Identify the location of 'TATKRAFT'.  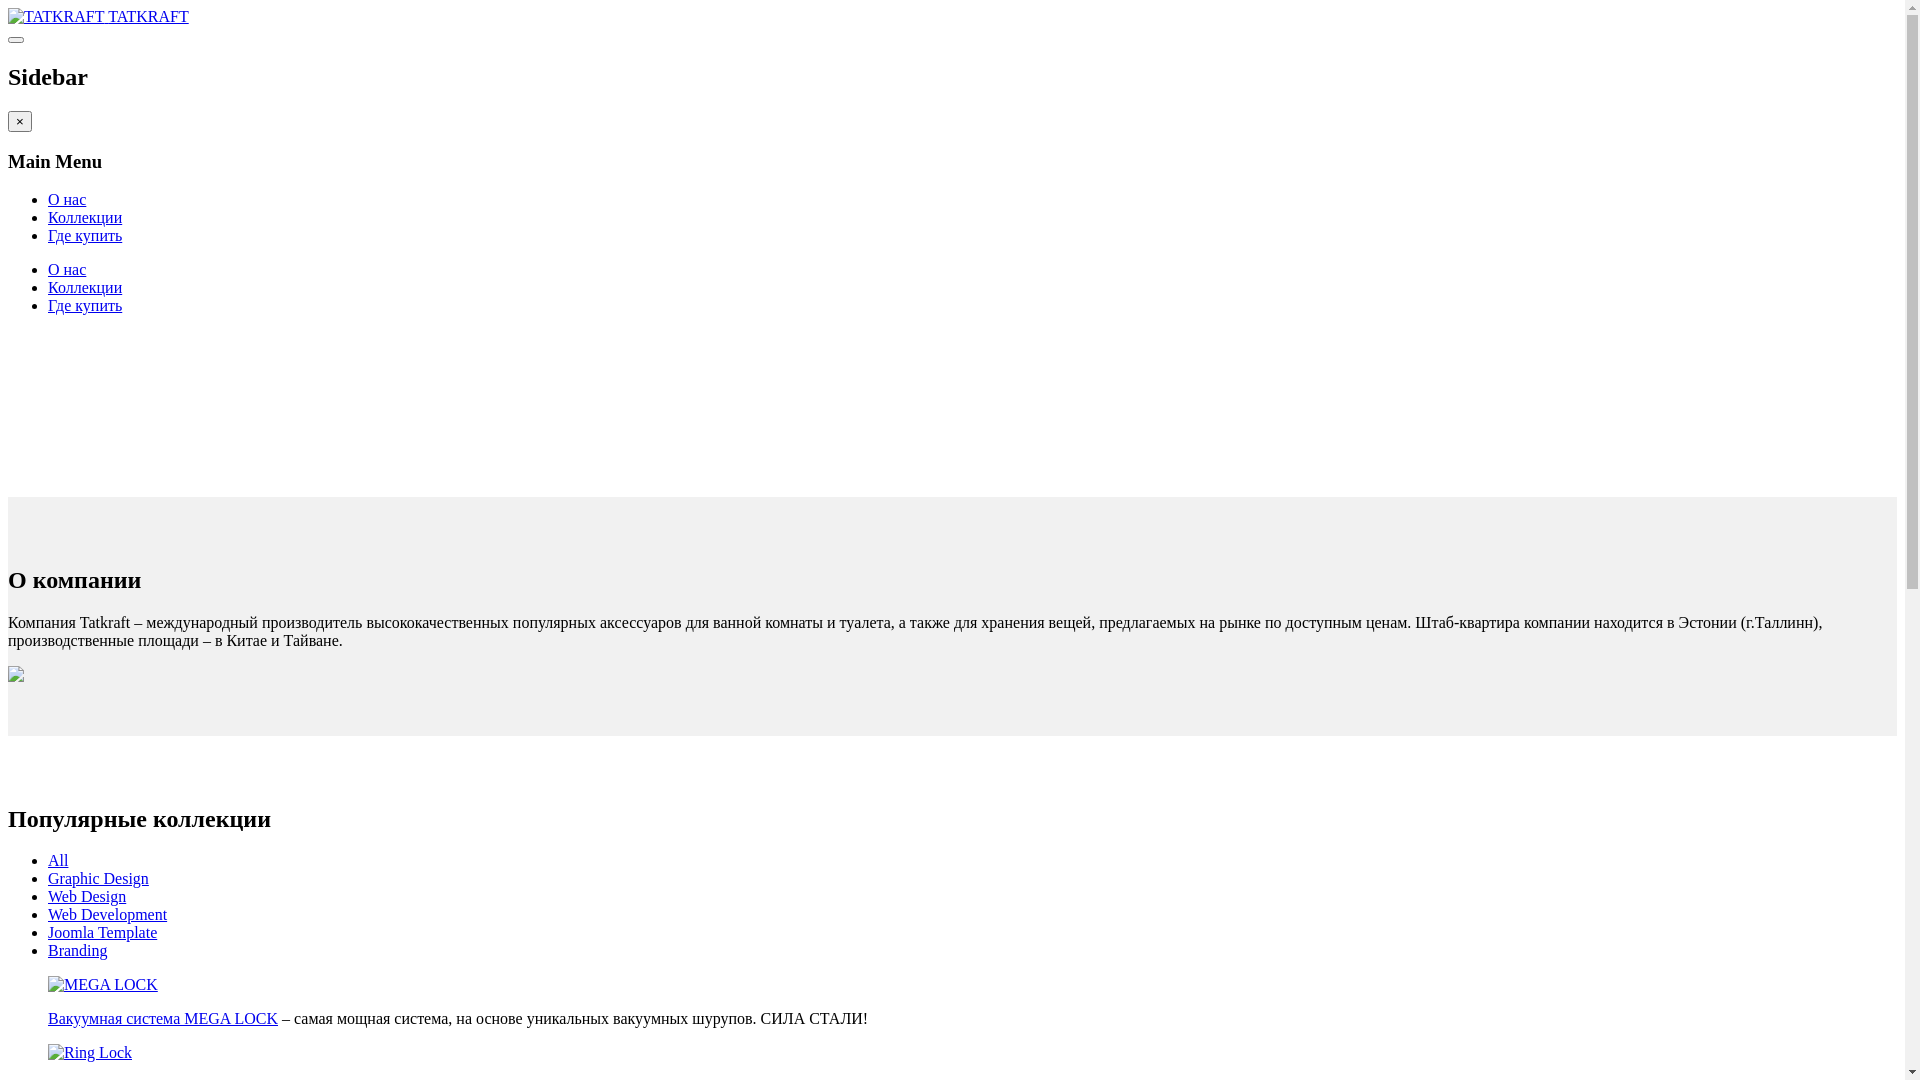
(97, 16).